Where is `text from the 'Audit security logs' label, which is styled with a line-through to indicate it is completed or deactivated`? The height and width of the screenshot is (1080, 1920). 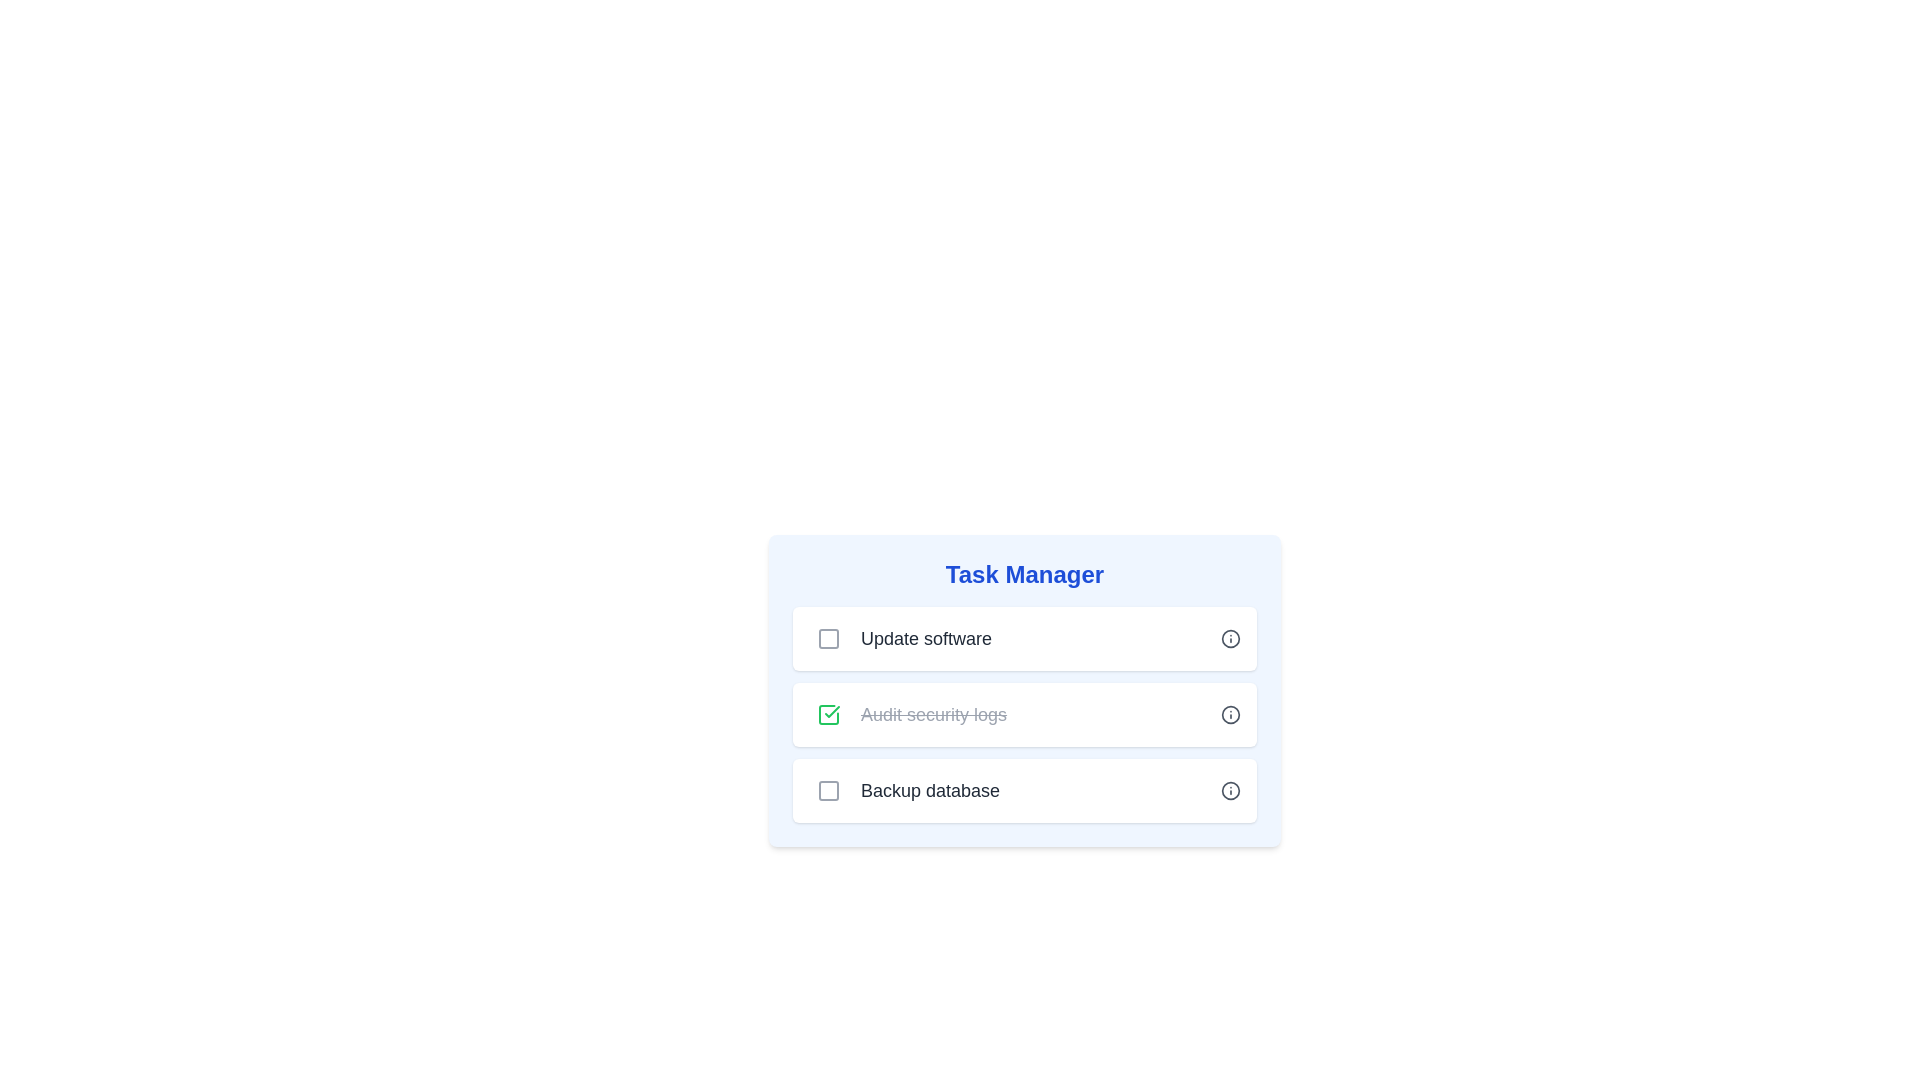
text from the 'Audit security logs' label, which is styled with a line-through to indicate it is completed or deactivated is located at coordinates (933, 713).